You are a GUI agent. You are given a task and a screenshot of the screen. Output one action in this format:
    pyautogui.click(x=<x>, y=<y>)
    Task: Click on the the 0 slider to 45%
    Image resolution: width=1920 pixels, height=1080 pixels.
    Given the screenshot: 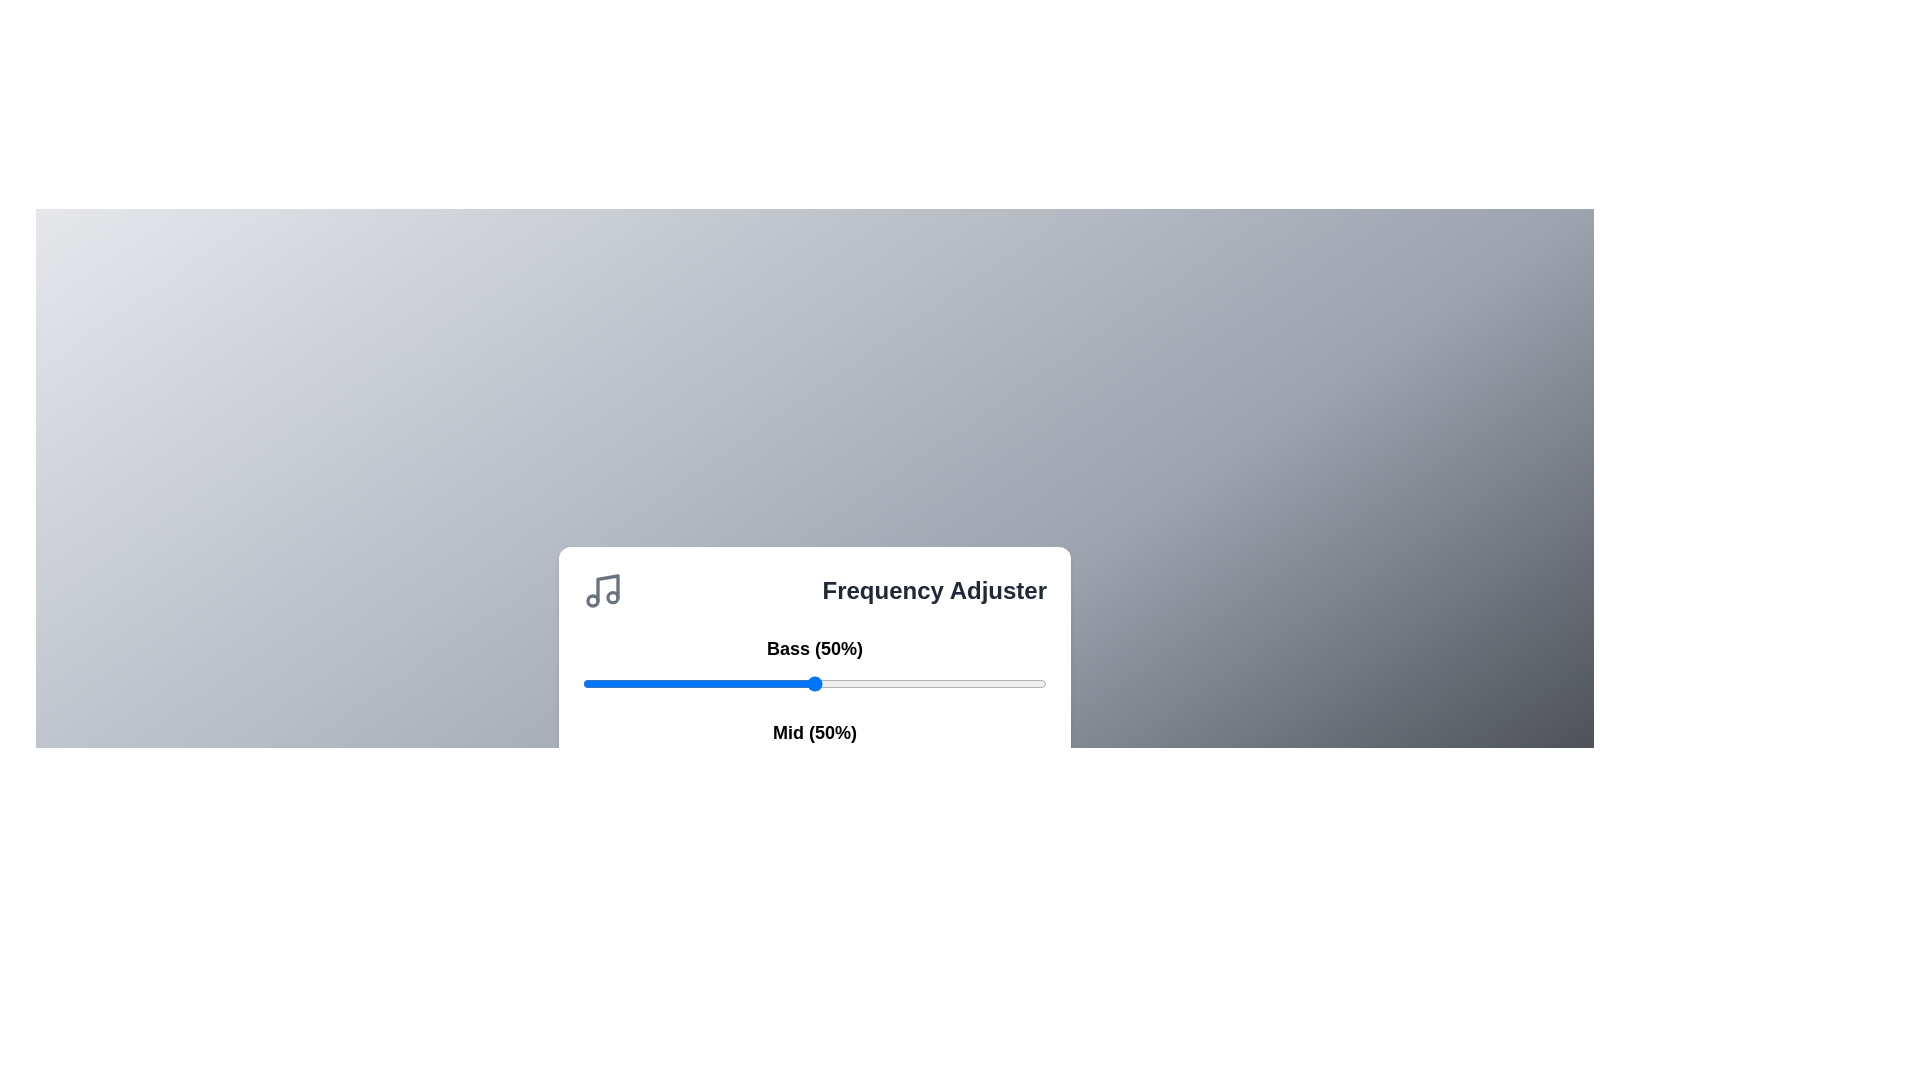 What is the action you would take?
    pyautogui.click(x=1023, y=682)
    